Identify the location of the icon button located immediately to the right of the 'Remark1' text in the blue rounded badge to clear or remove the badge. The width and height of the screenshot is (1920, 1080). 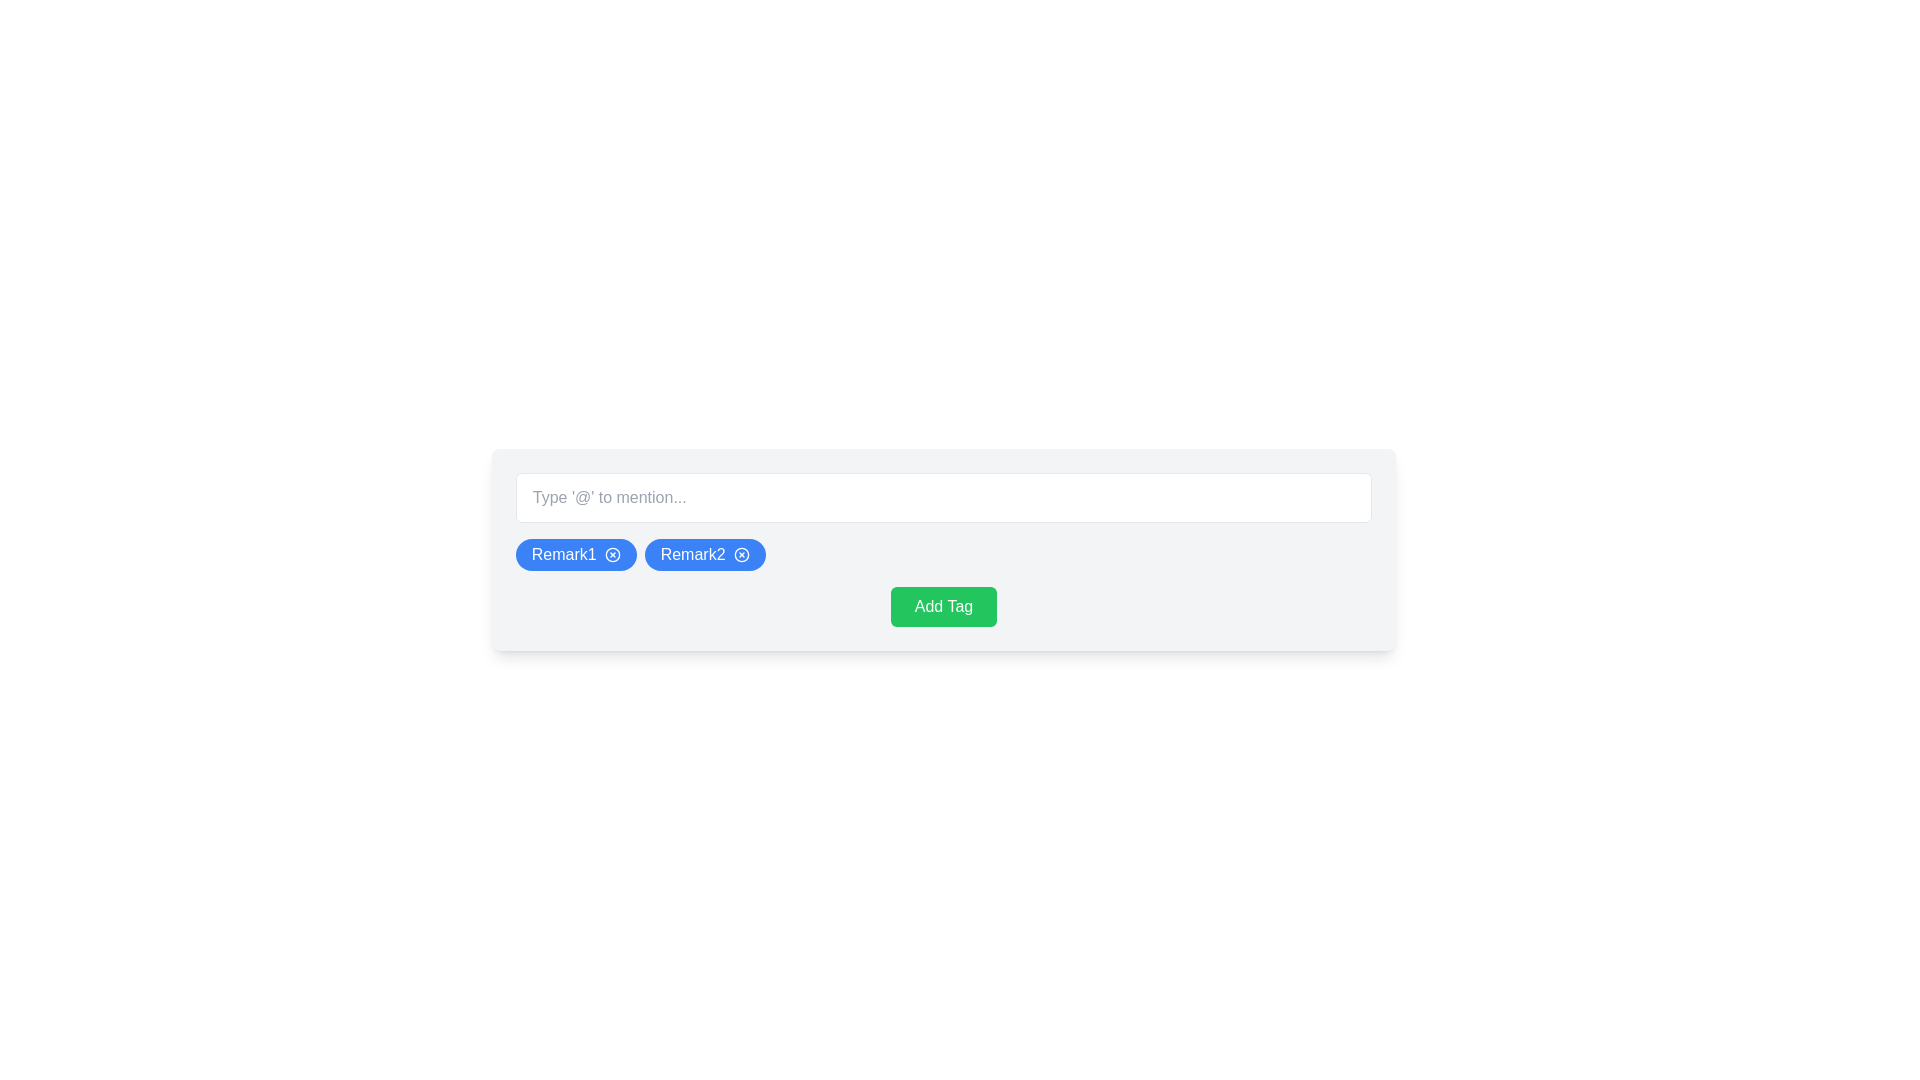
(611, 555).